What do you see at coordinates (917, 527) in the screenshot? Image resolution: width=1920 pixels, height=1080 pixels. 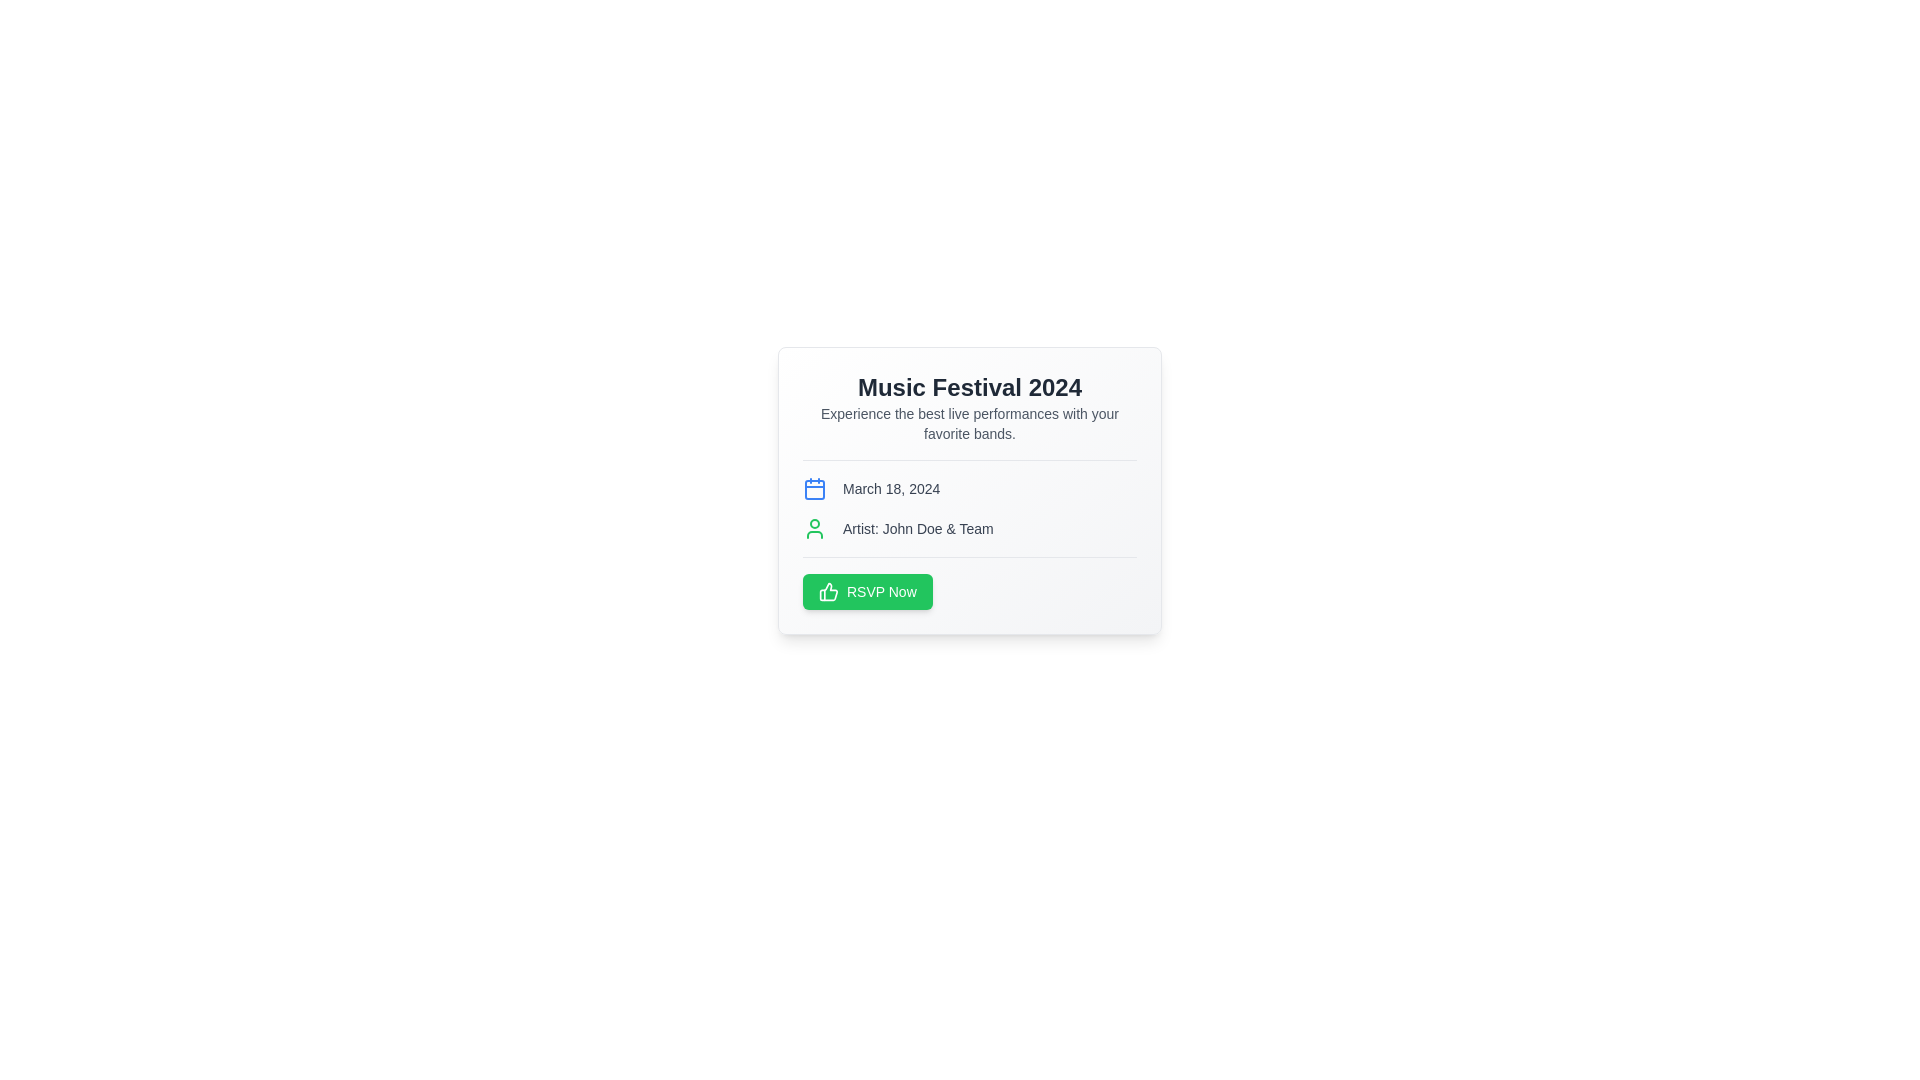 I see `the text label displaying 'Artist: John Doe & Team'` at bounding box center [917, 527].